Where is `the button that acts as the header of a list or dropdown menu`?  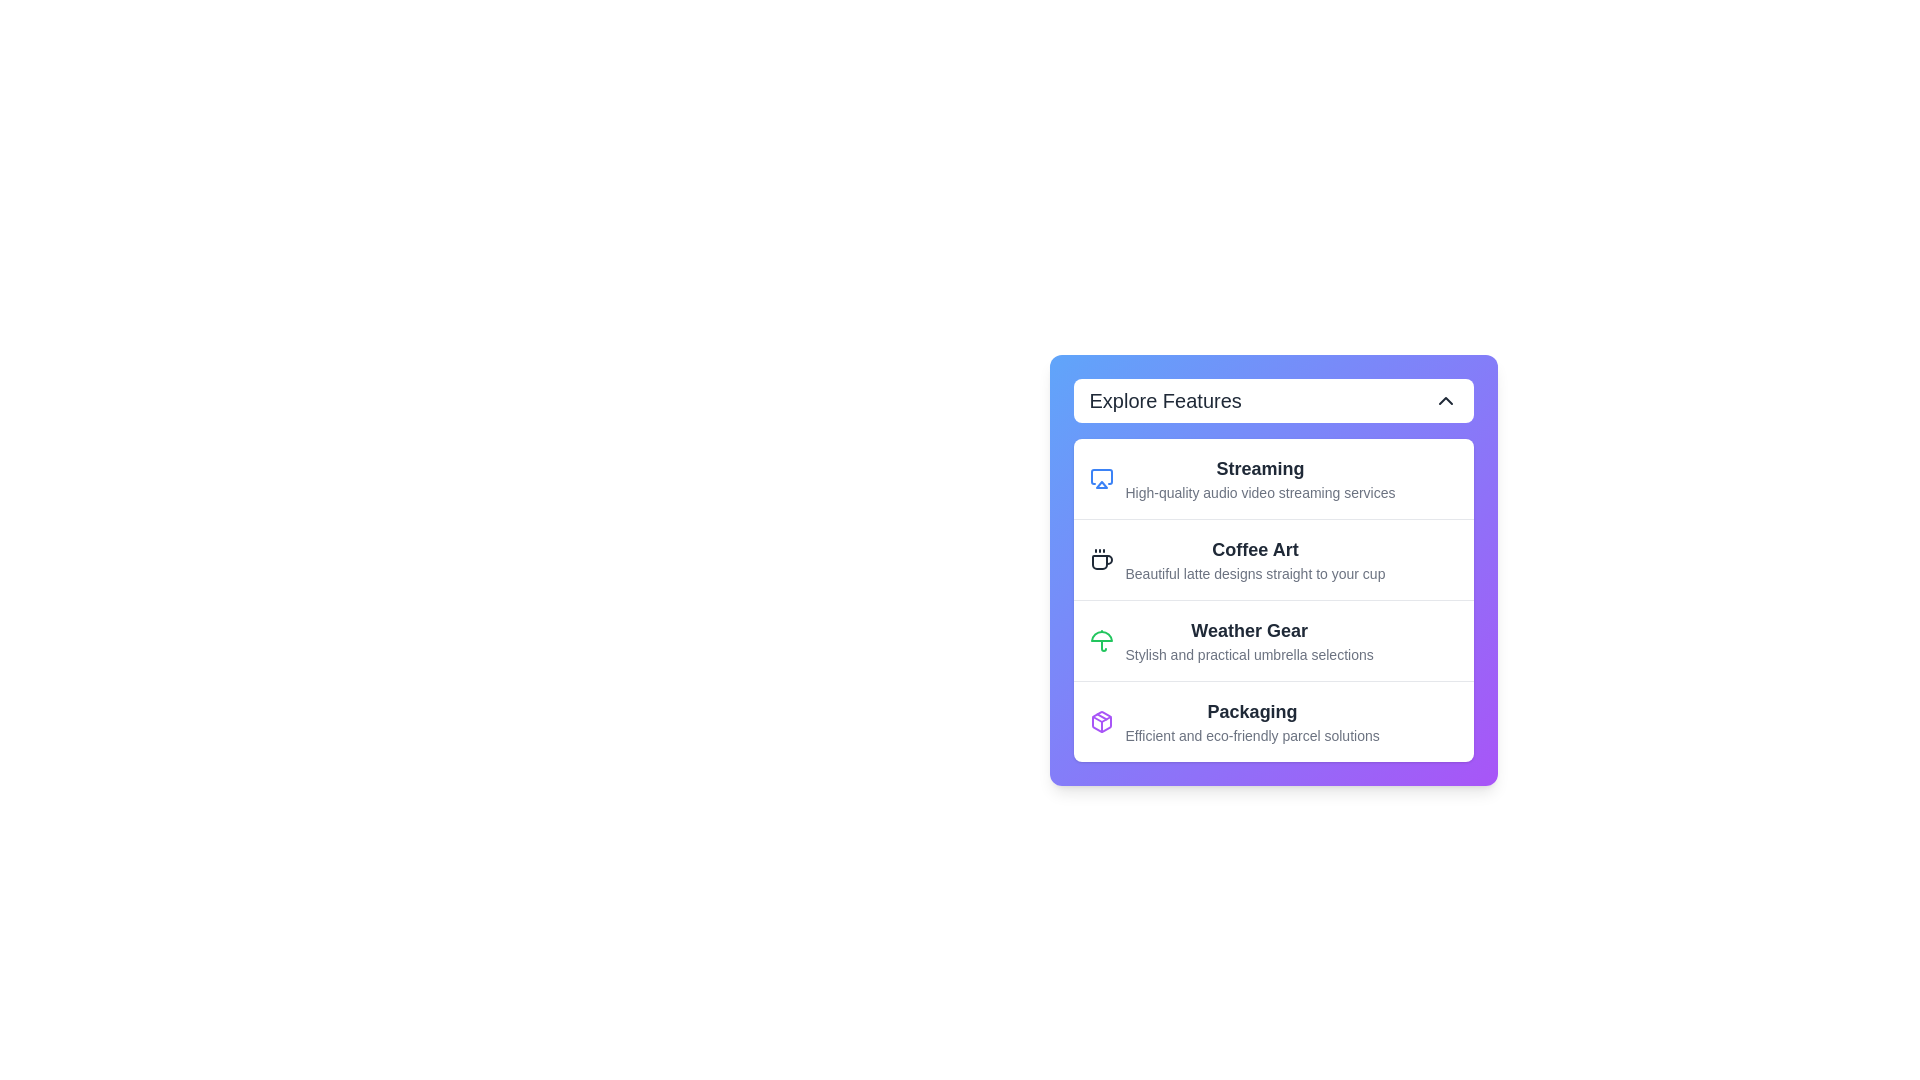
the button that acts as the header of a list or dropdown menu is located at coordinates (1272, 401).